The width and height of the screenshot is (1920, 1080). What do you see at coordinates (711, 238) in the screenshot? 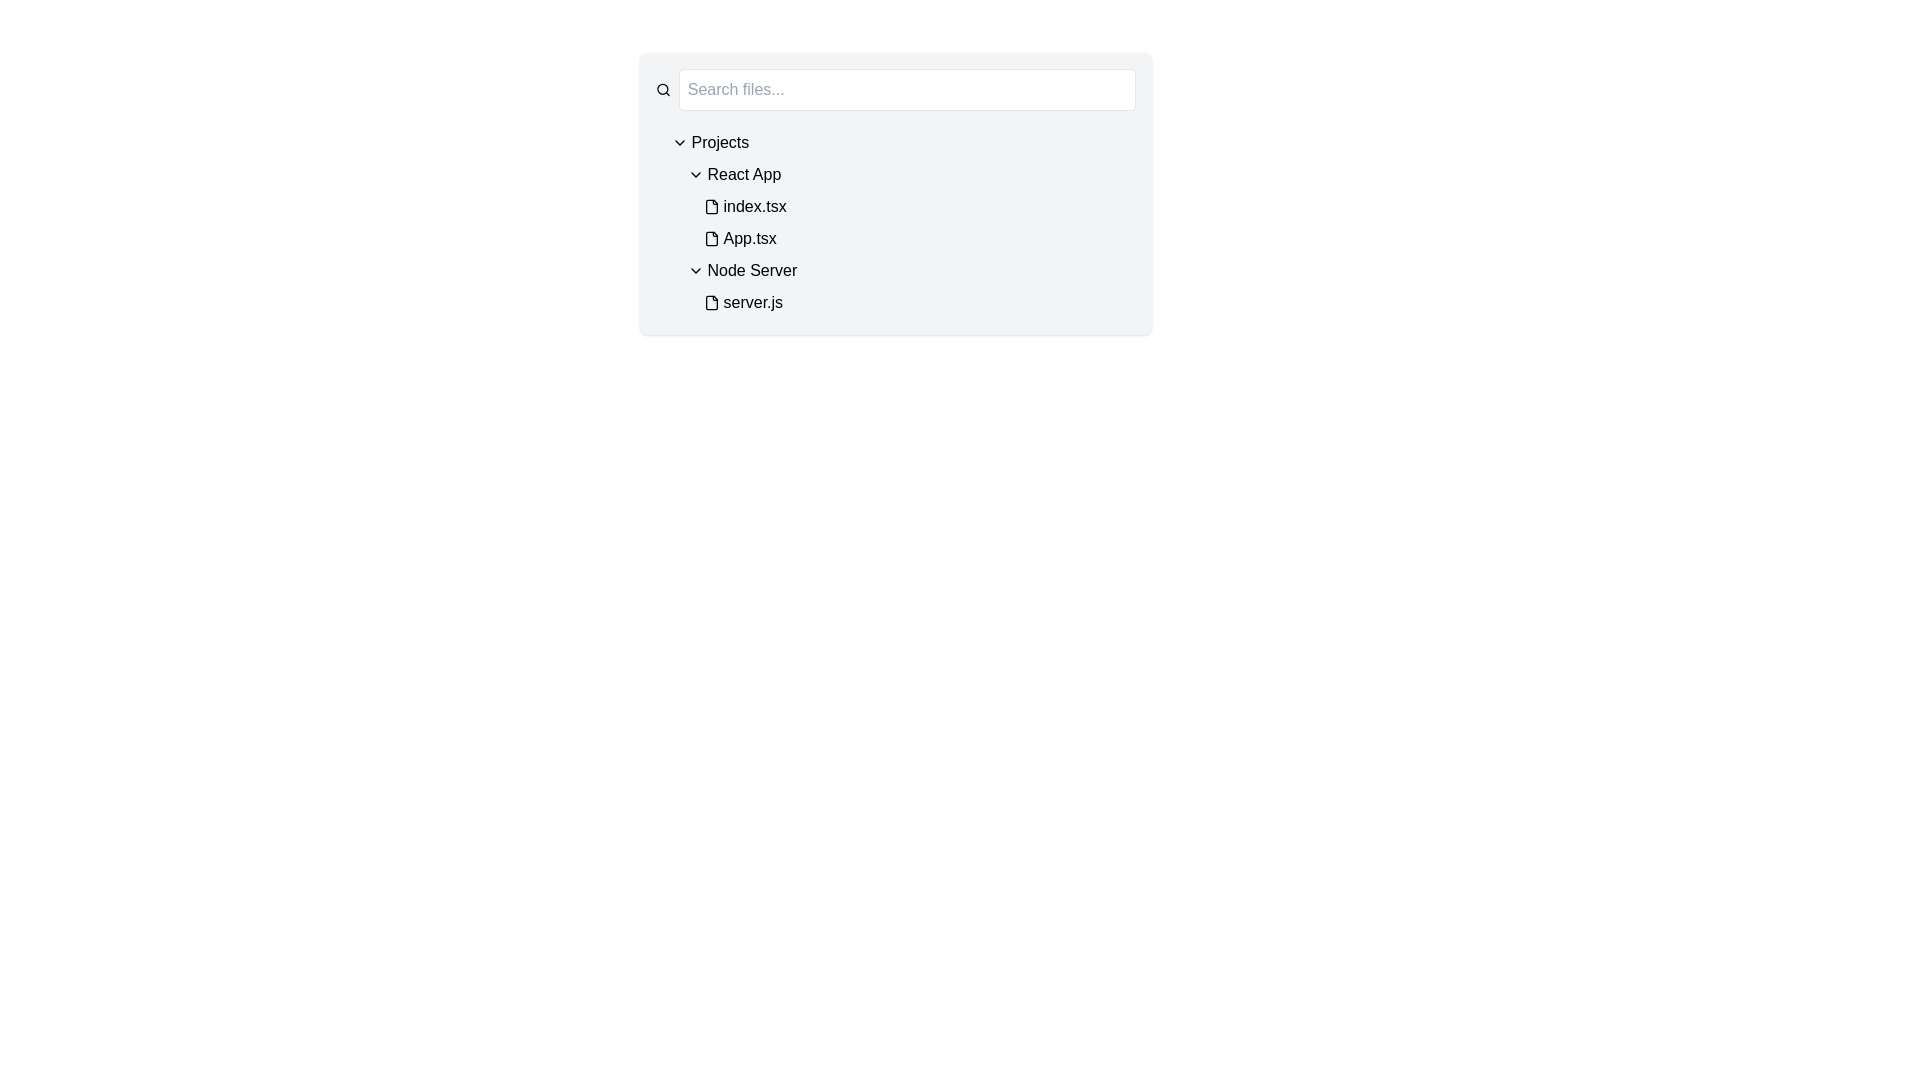
I see `the document icon representing the 'App.tsx' file located in the 'Projects > React App' section of the file tree` at bounding box center [711, 238].